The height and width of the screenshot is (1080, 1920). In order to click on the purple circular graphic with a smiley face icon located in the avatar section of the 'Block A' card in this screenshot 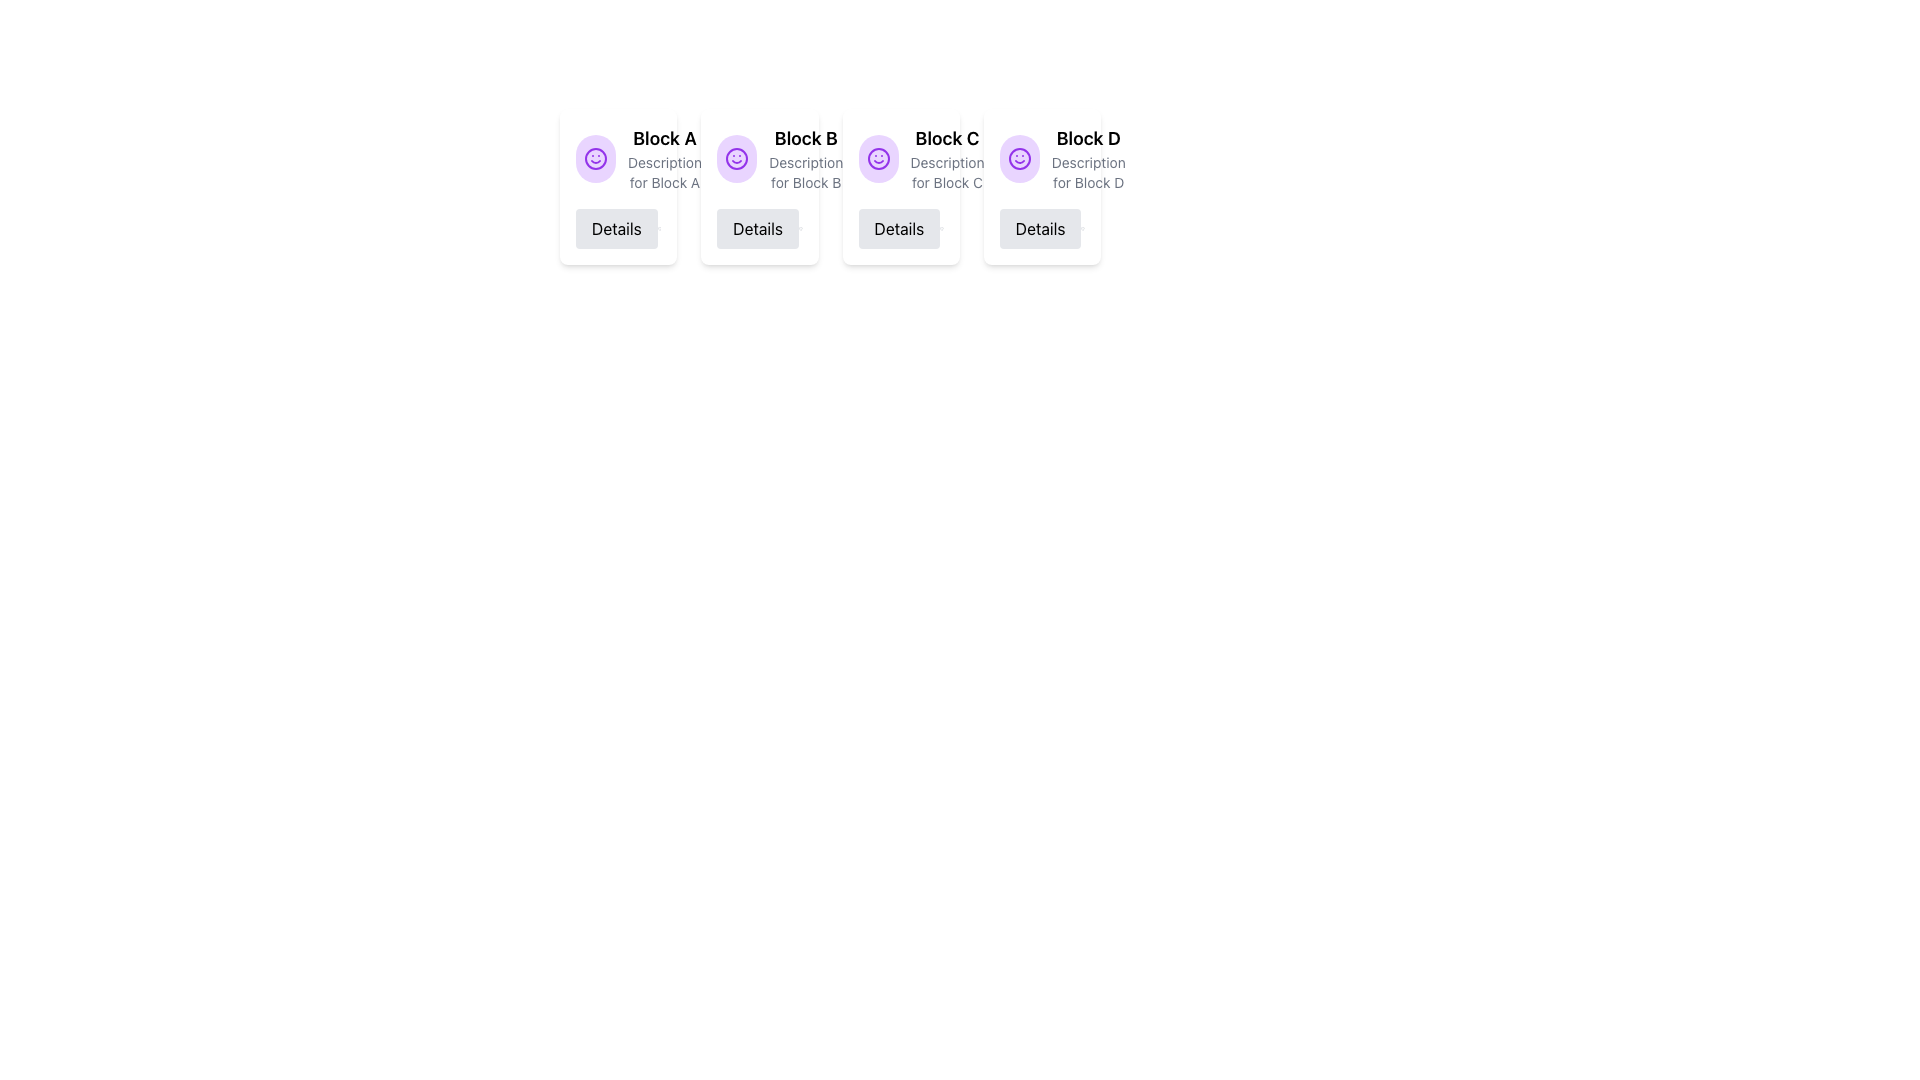, I will do `click(736, 157)`.